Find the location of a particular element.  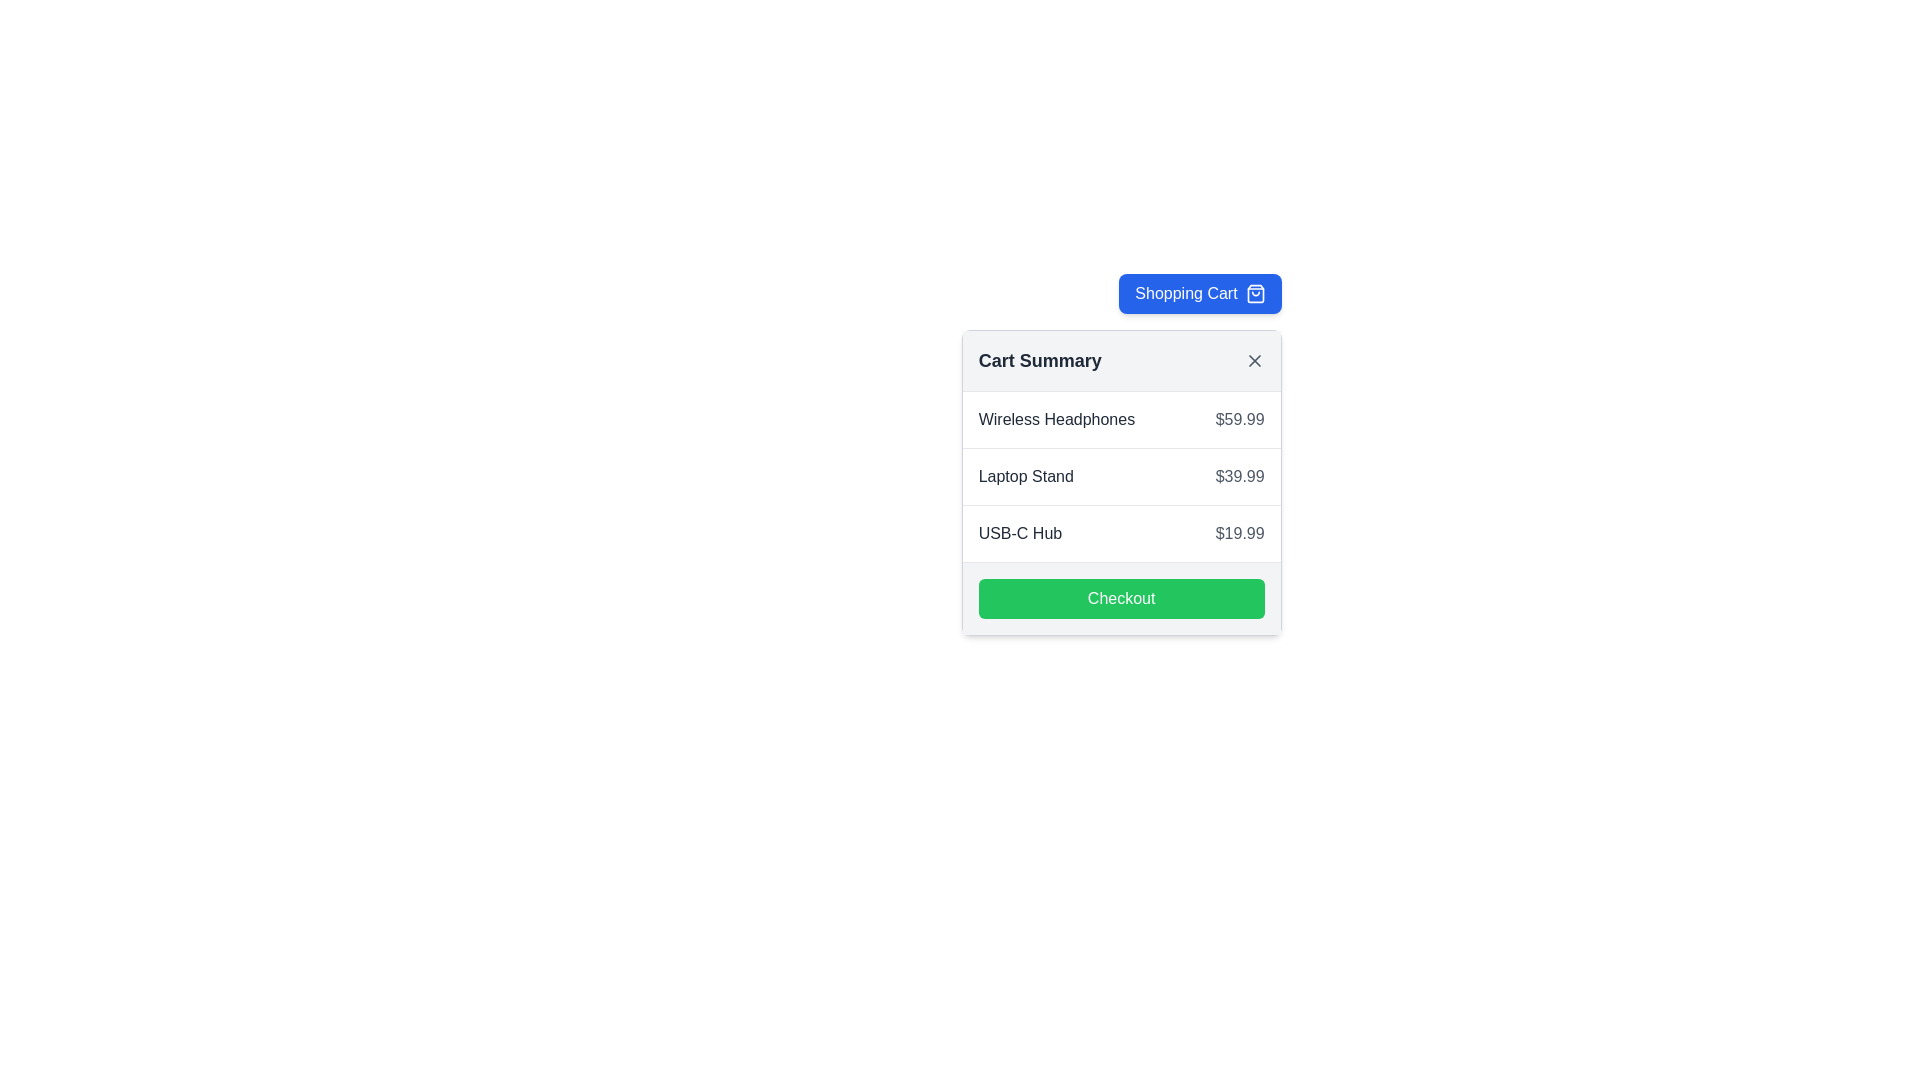

the list item displaying 'Laptop Stand' and its price '$39.99' in the Cart Summary section, which is the second item in the list is located at coordinates (1121, 476).